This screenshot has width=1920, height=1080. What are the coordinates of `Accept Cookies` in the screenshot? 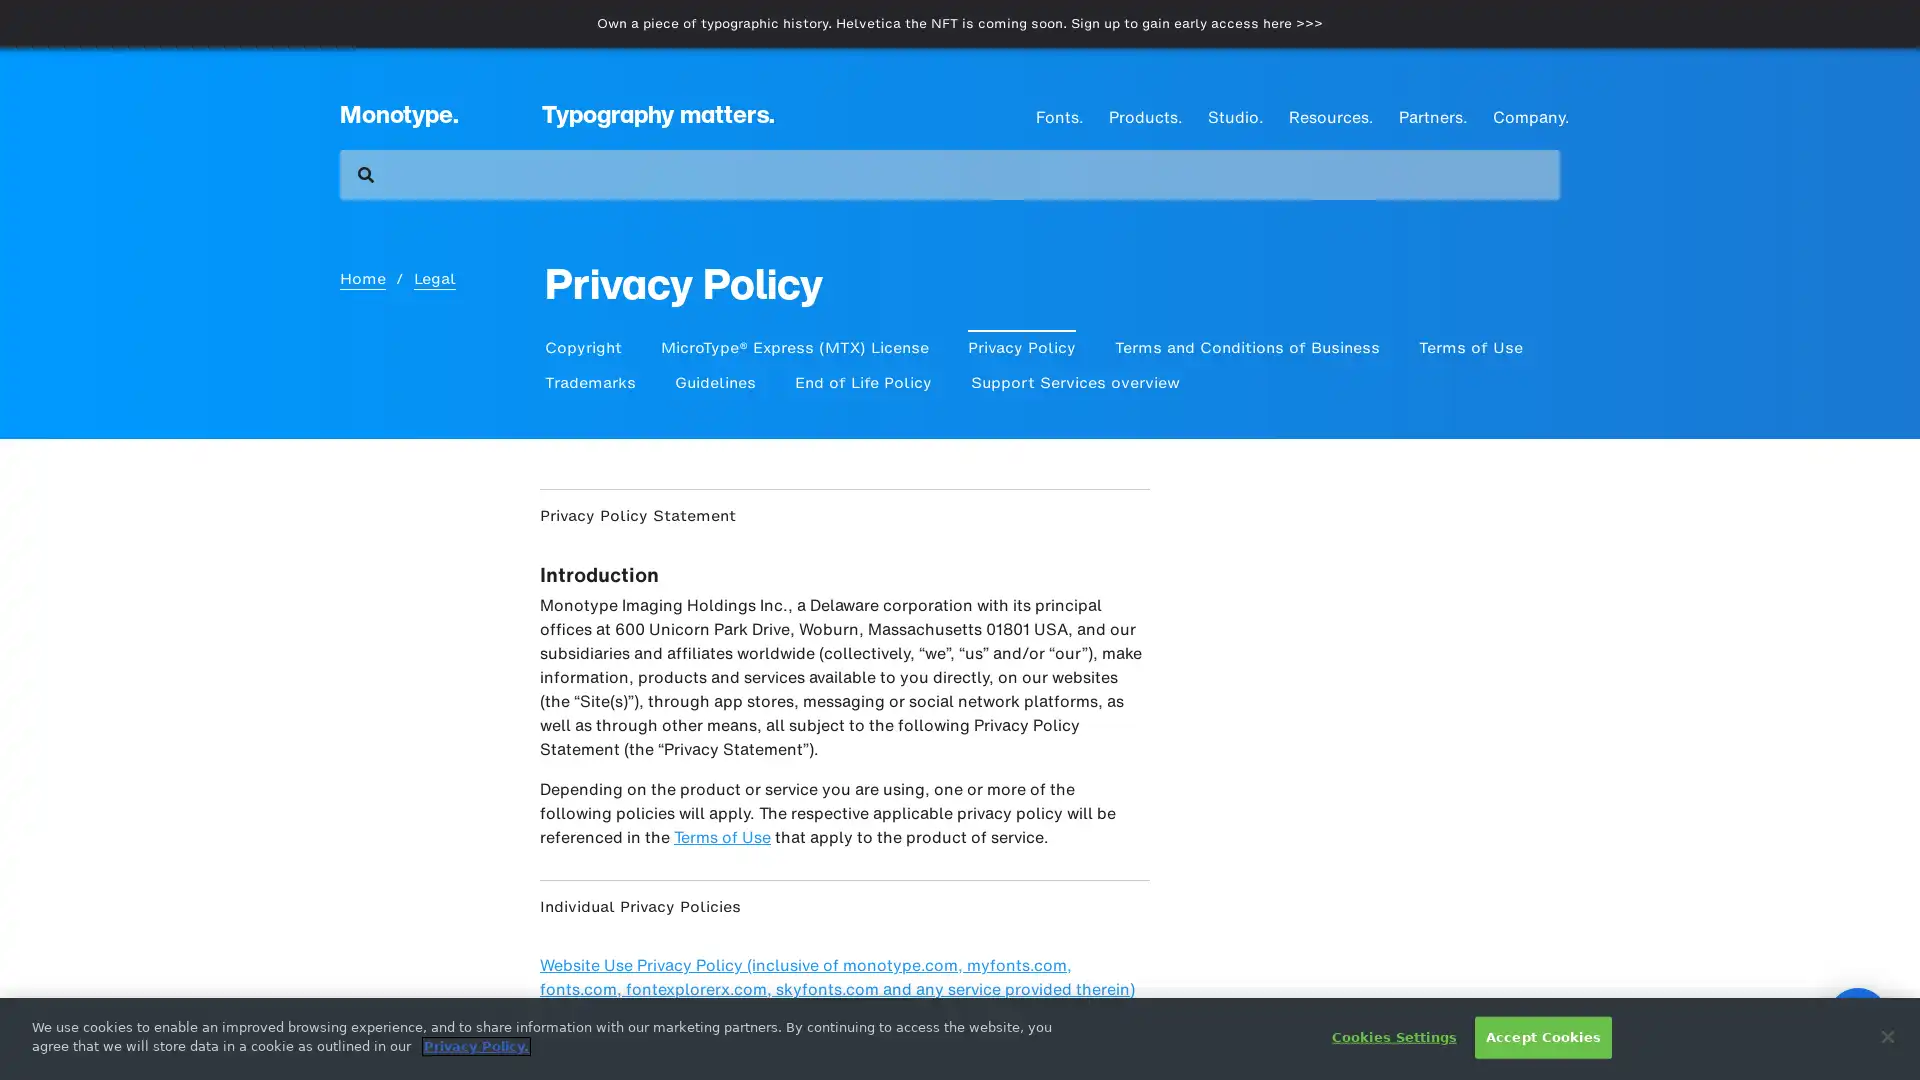 It's located at (1541, 1036).